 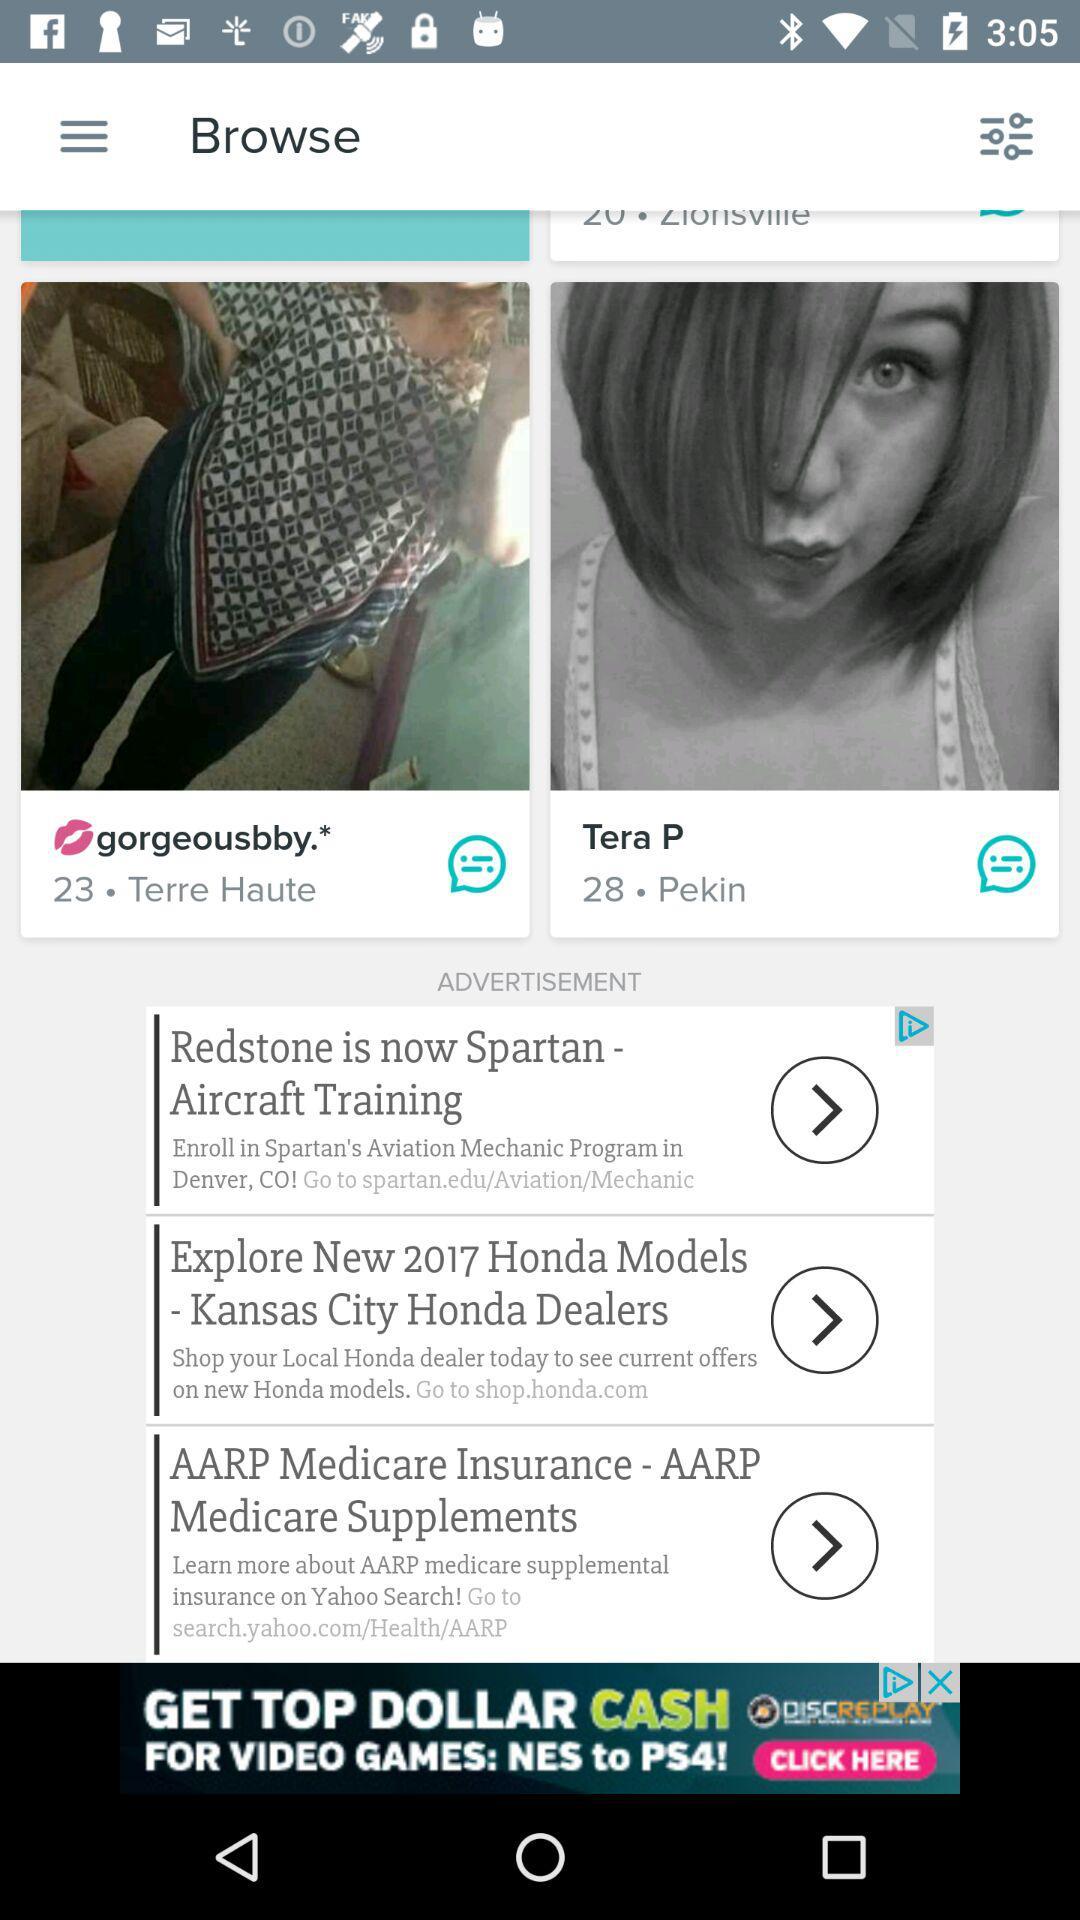 What do you see at coordinates (1006, 864) in the screenshot?
I see `the icon below the second image` at bounding box center [1006, 864].